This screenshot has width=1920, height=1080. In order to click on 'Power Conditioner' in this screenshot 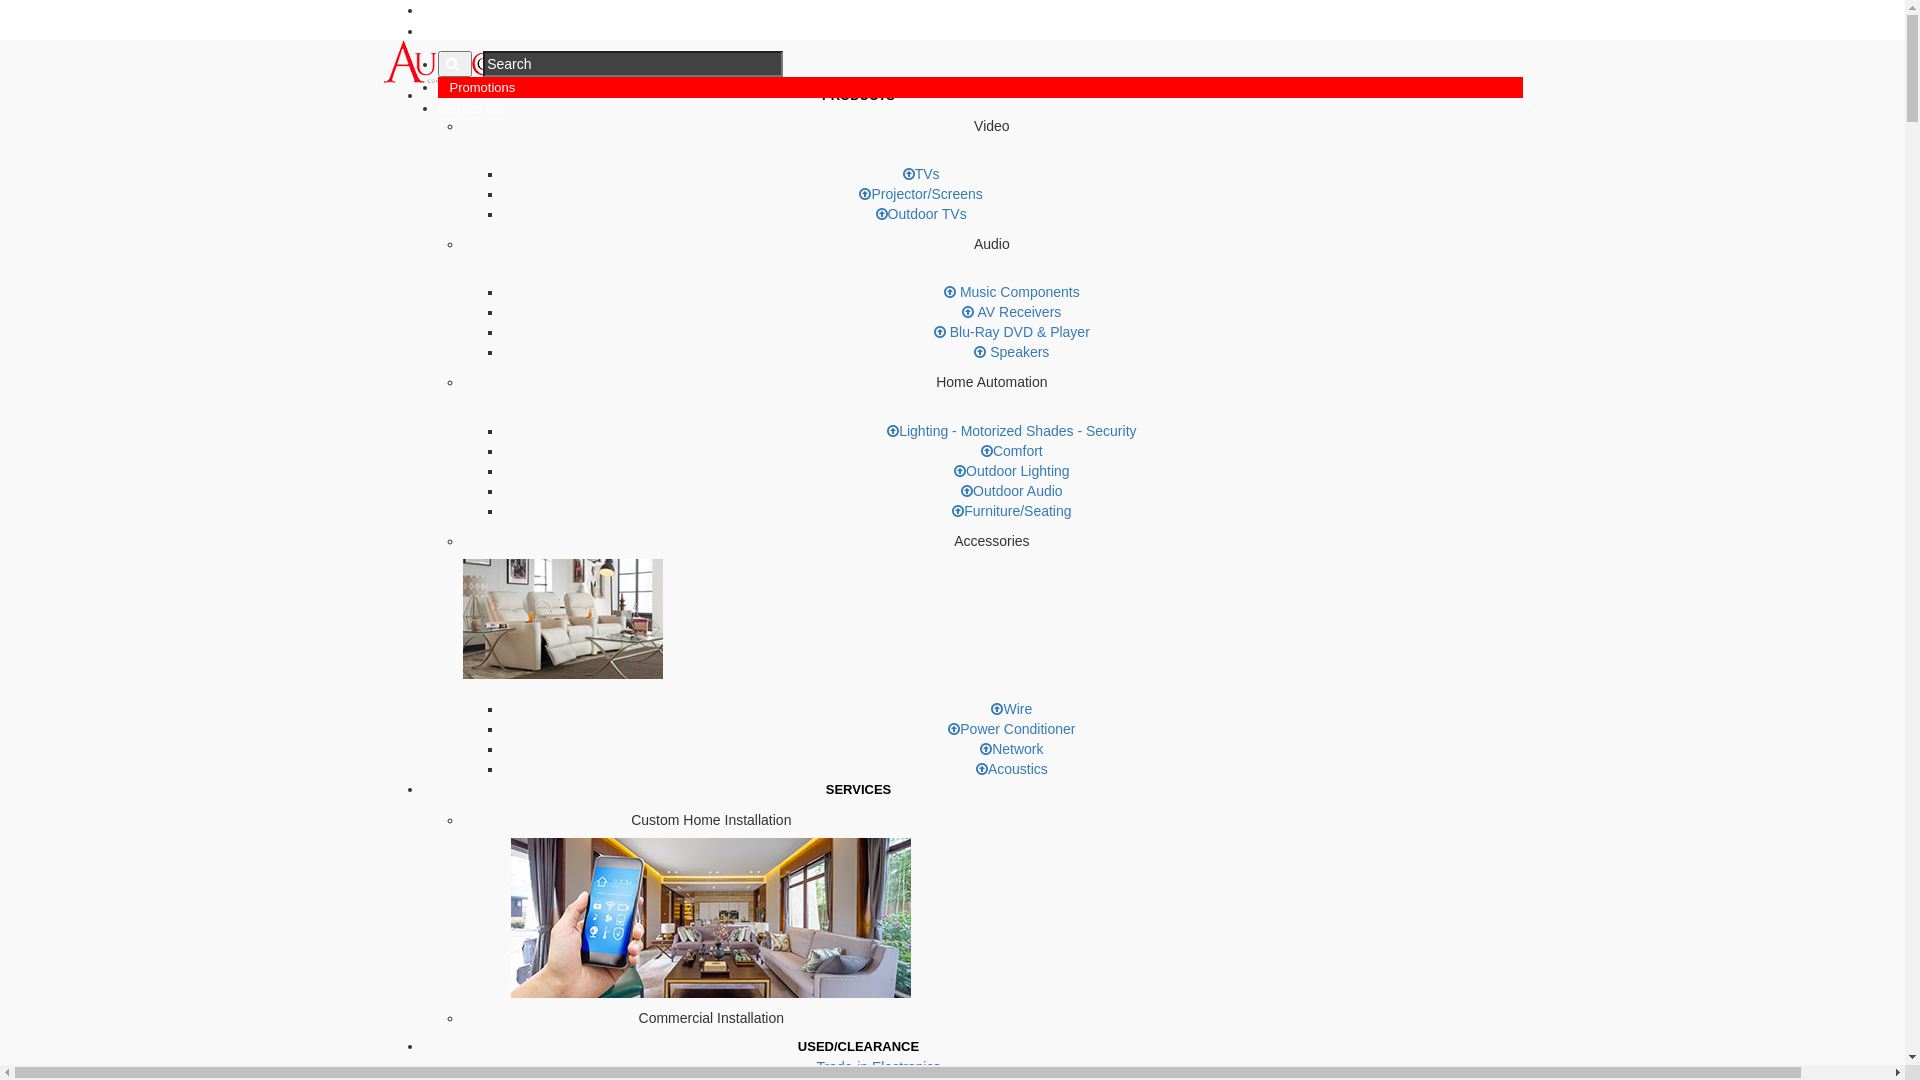, I will do `click(1011, 729)`.